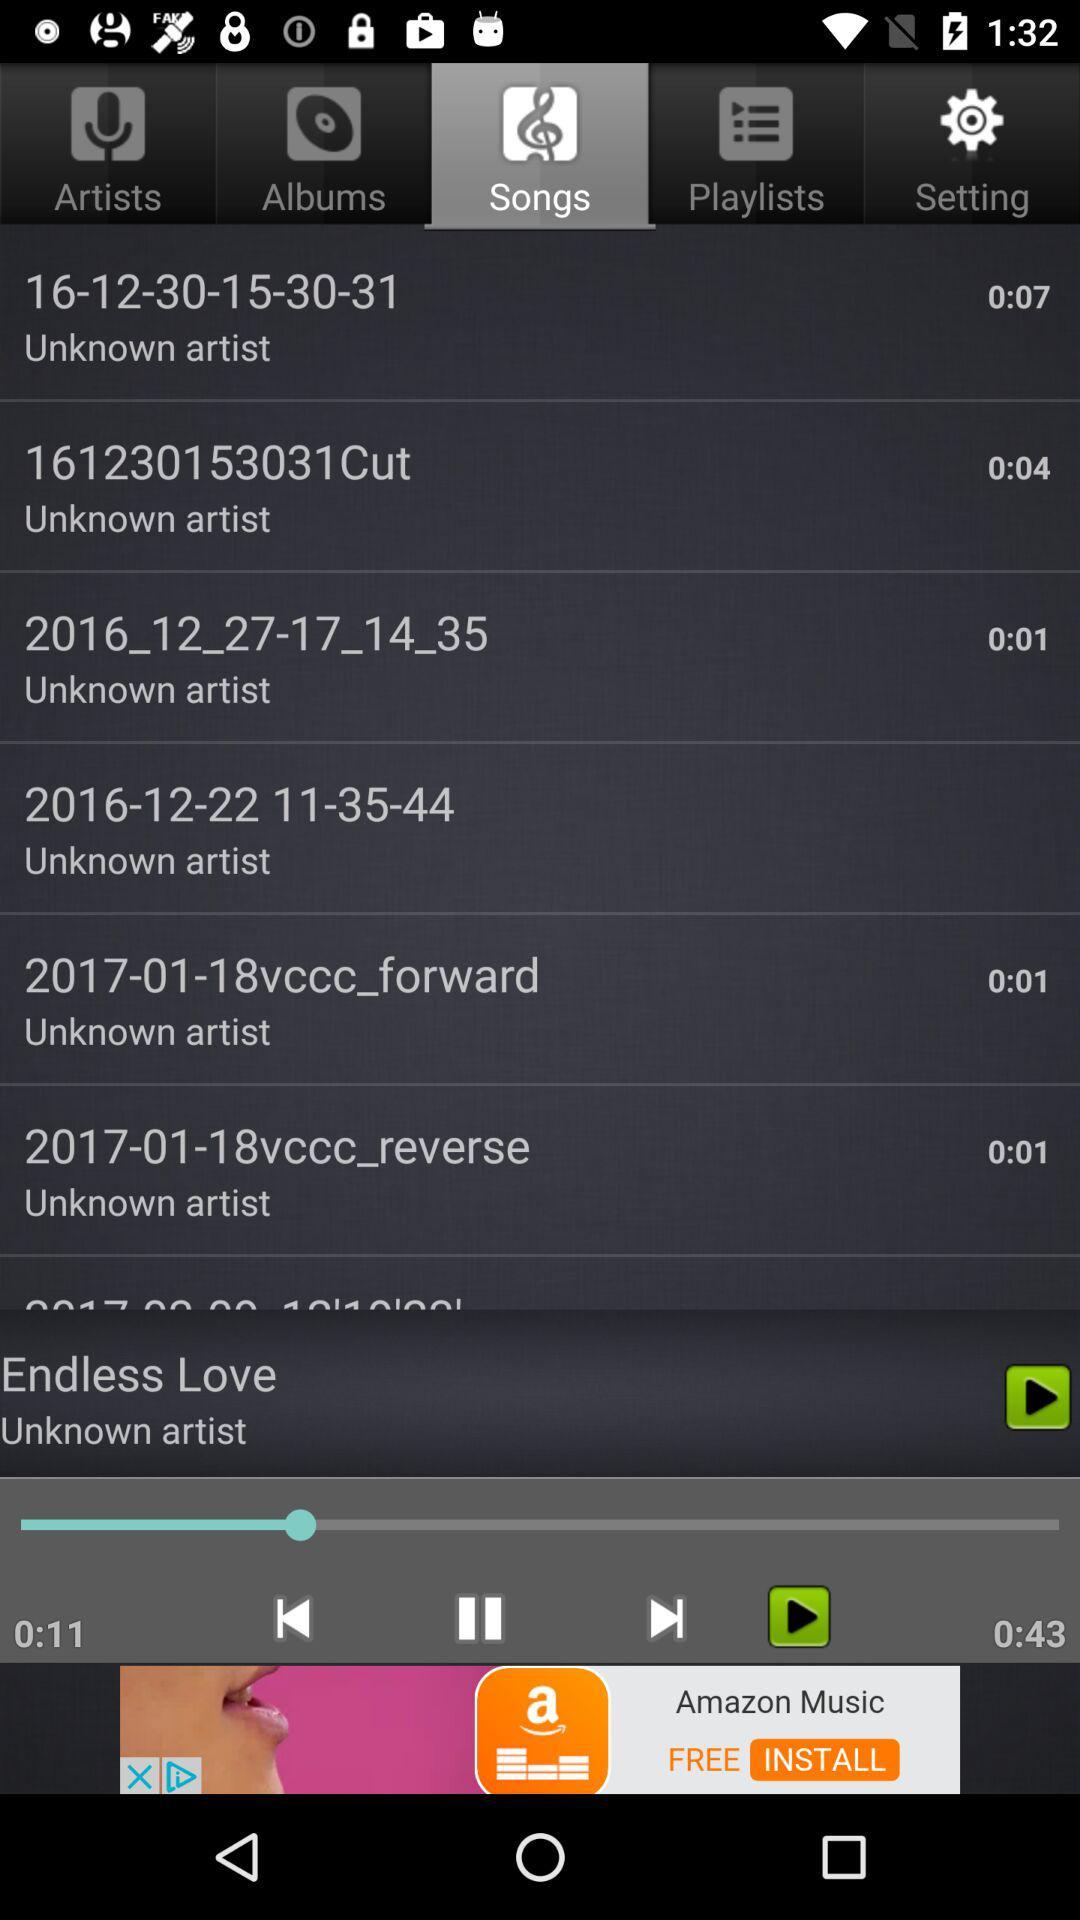 The image size is (1080, 1920). What do you see at coordinates (540, 1727) in the screenshot?
I see `advertisement` at bounding box center [540, 1727].